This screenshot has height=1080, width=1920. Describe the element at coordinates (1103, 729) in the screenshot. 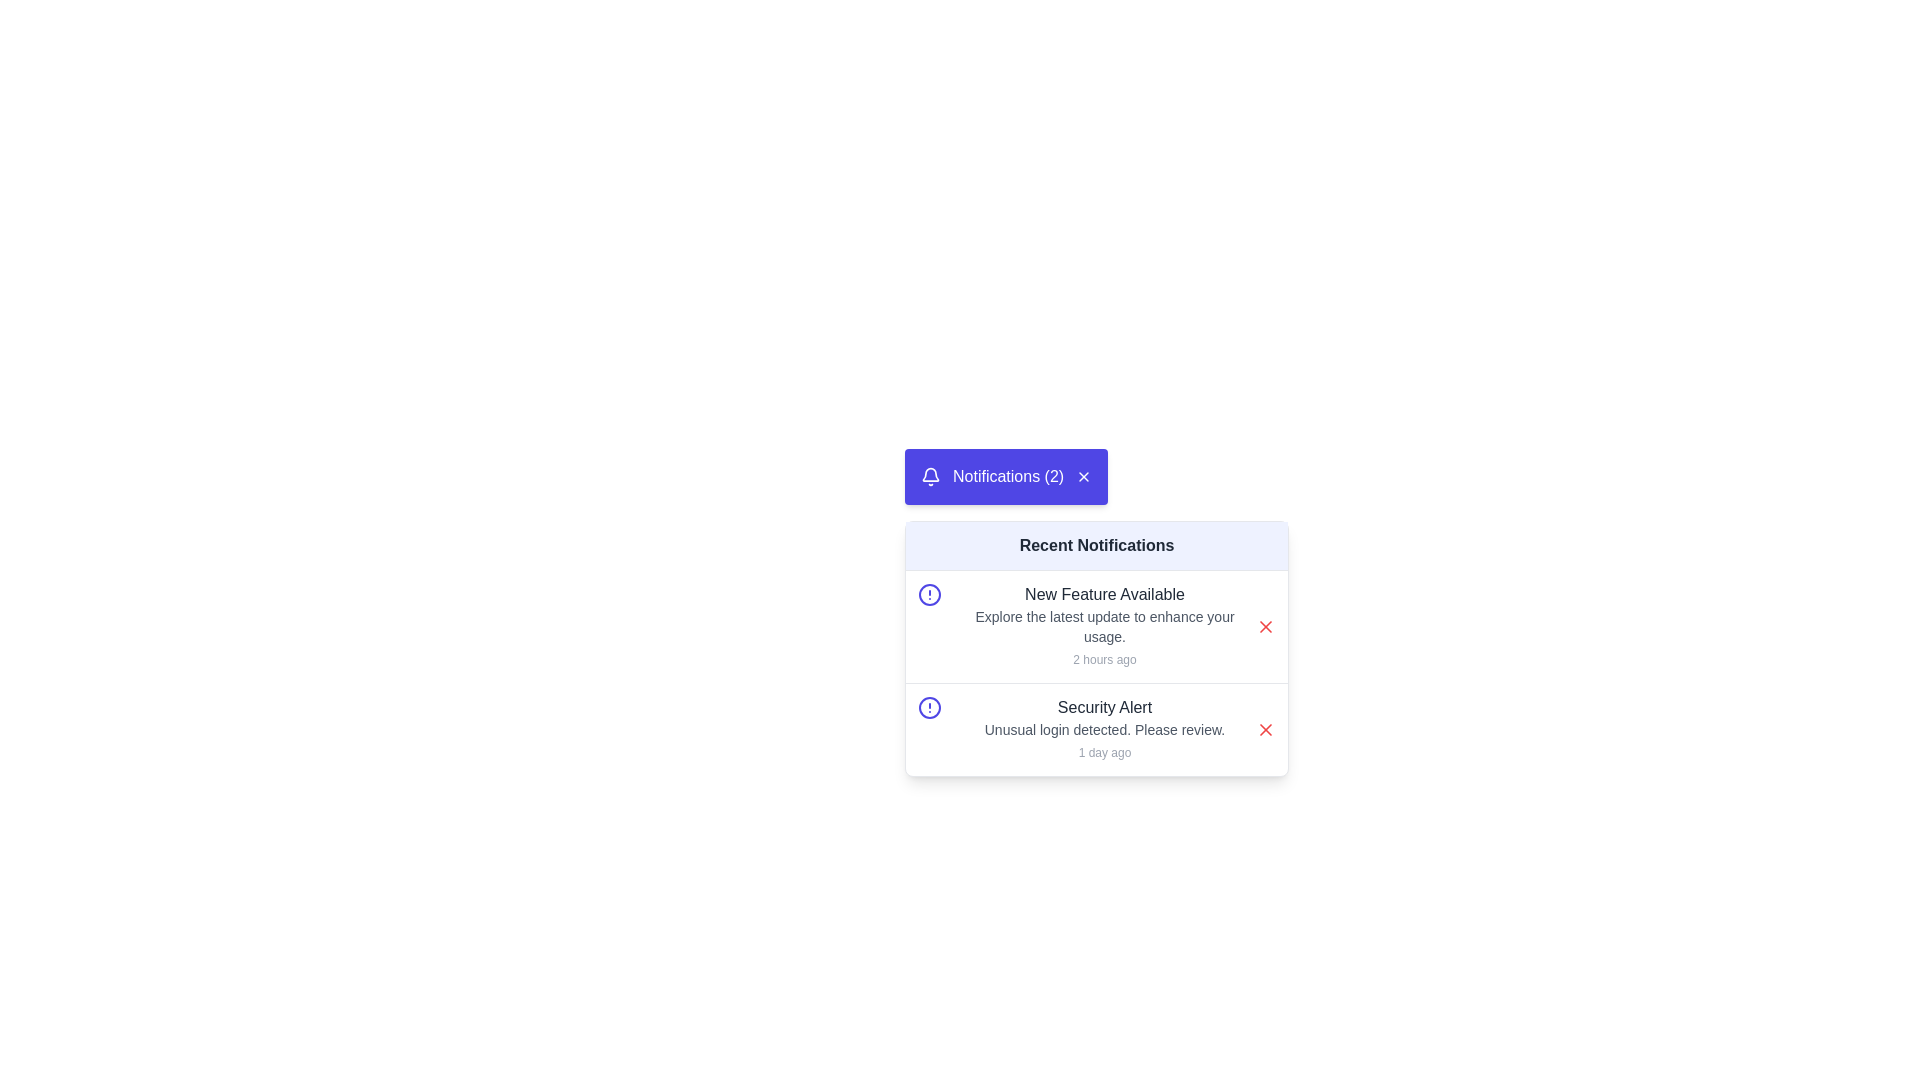

I see `the text element reading 'Unusual login detected. Please review.' which is part of the 'Security Alert' notification` at that location.